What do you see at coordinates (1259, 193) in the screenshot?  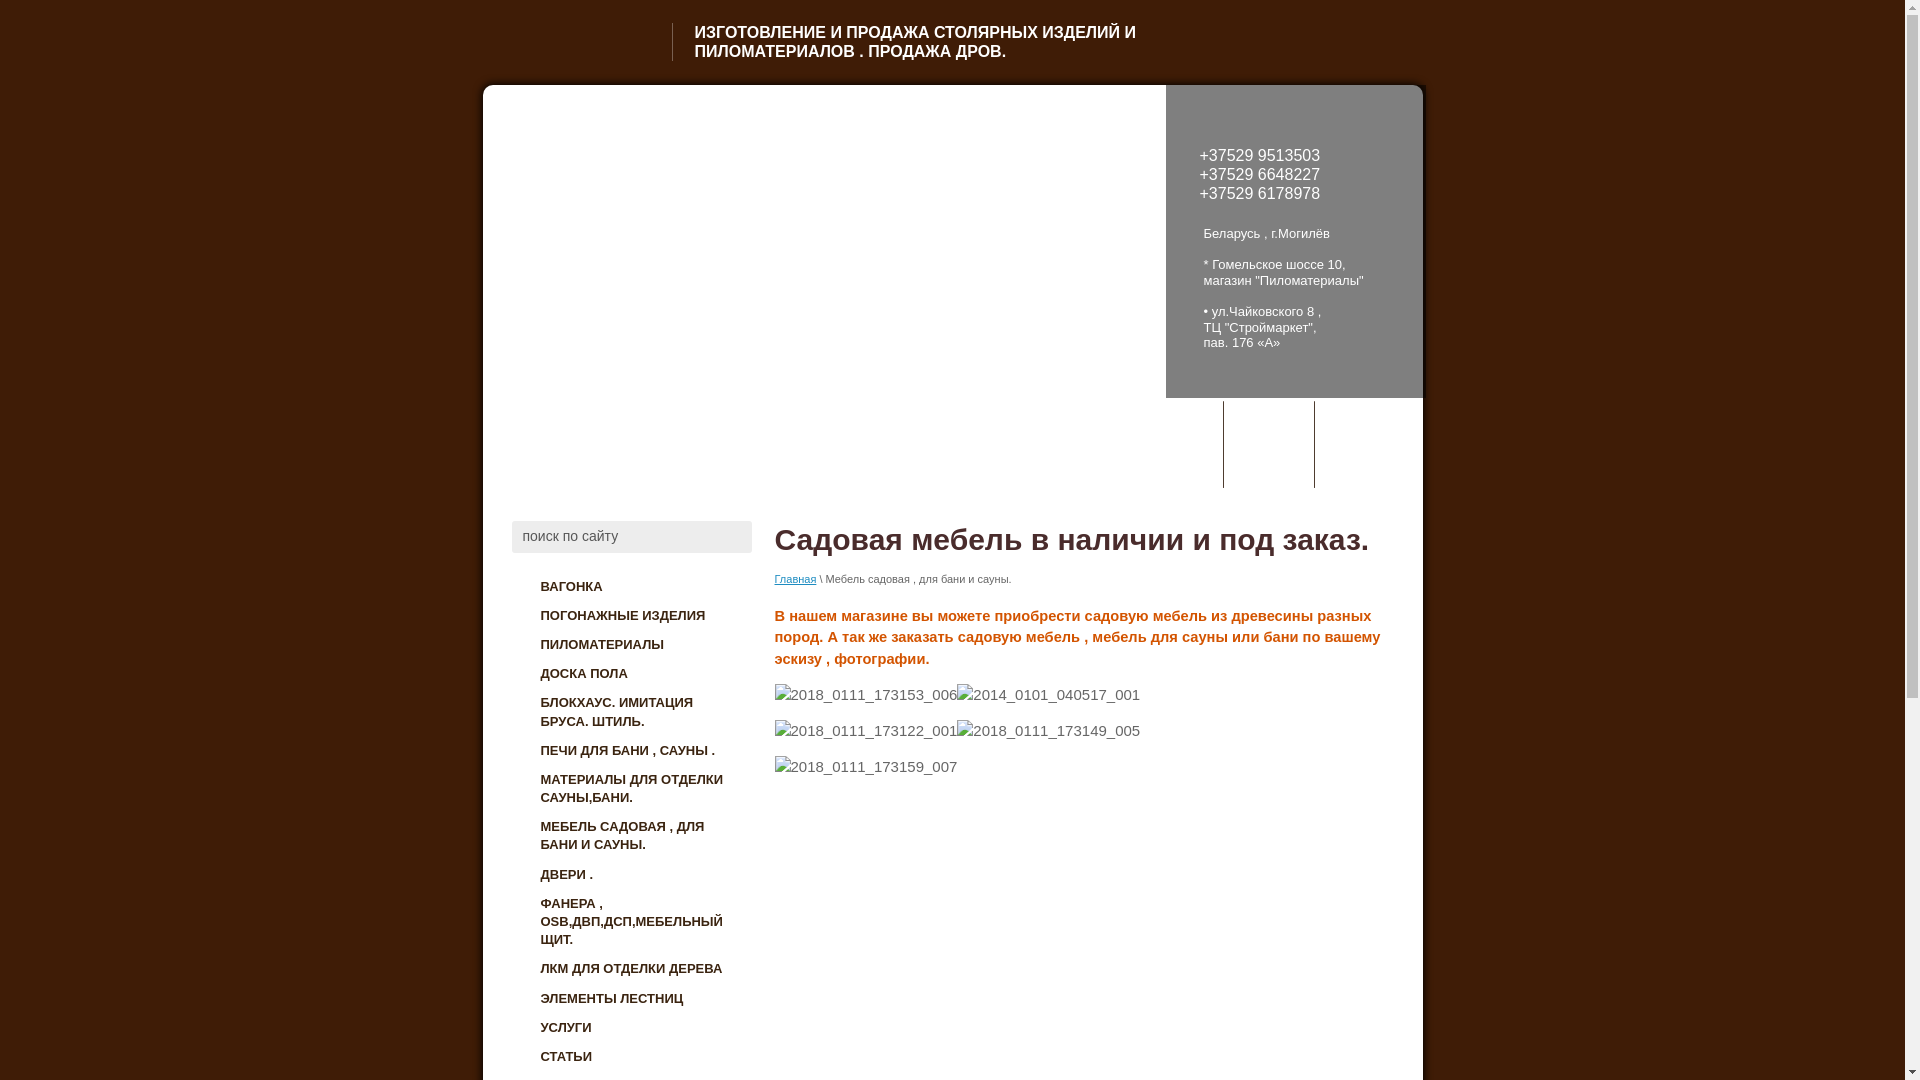 I see `'+37529 6178978'` at bounding box center [1259, 193].